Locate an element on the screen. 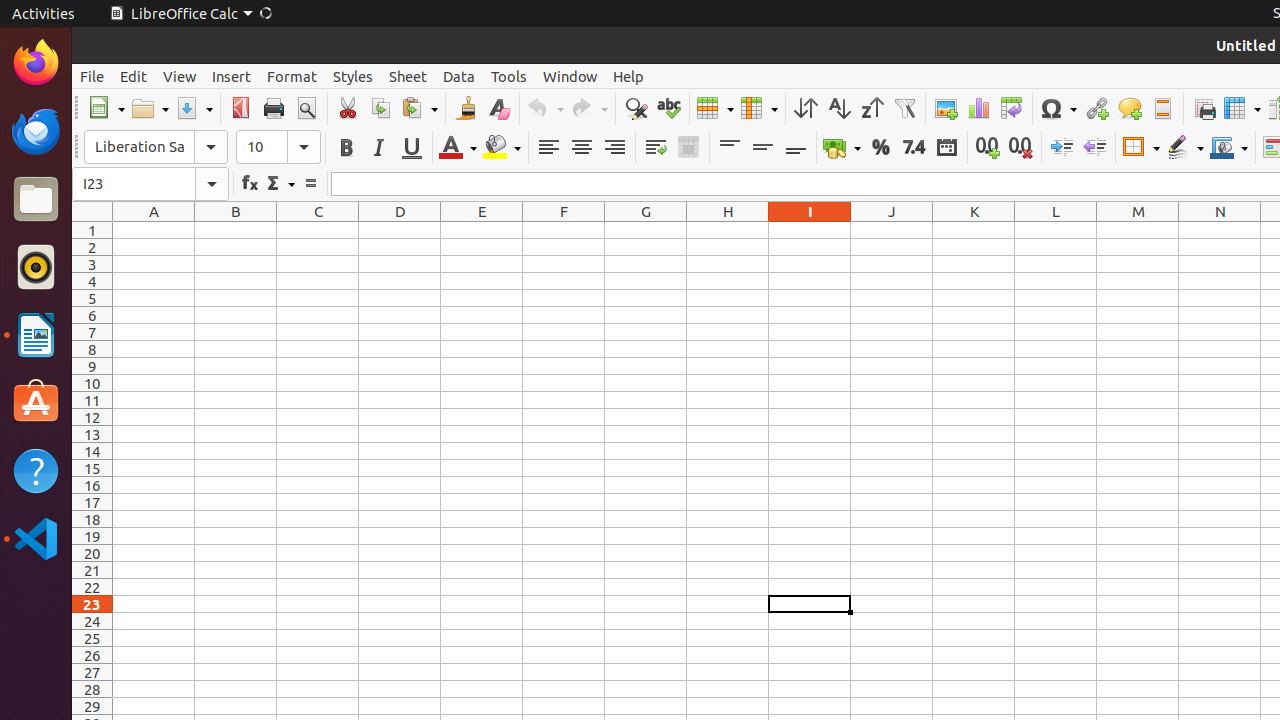 This screenshot has width=1280, height=720. 'Print Preview' is located at coordinates (305, 108).